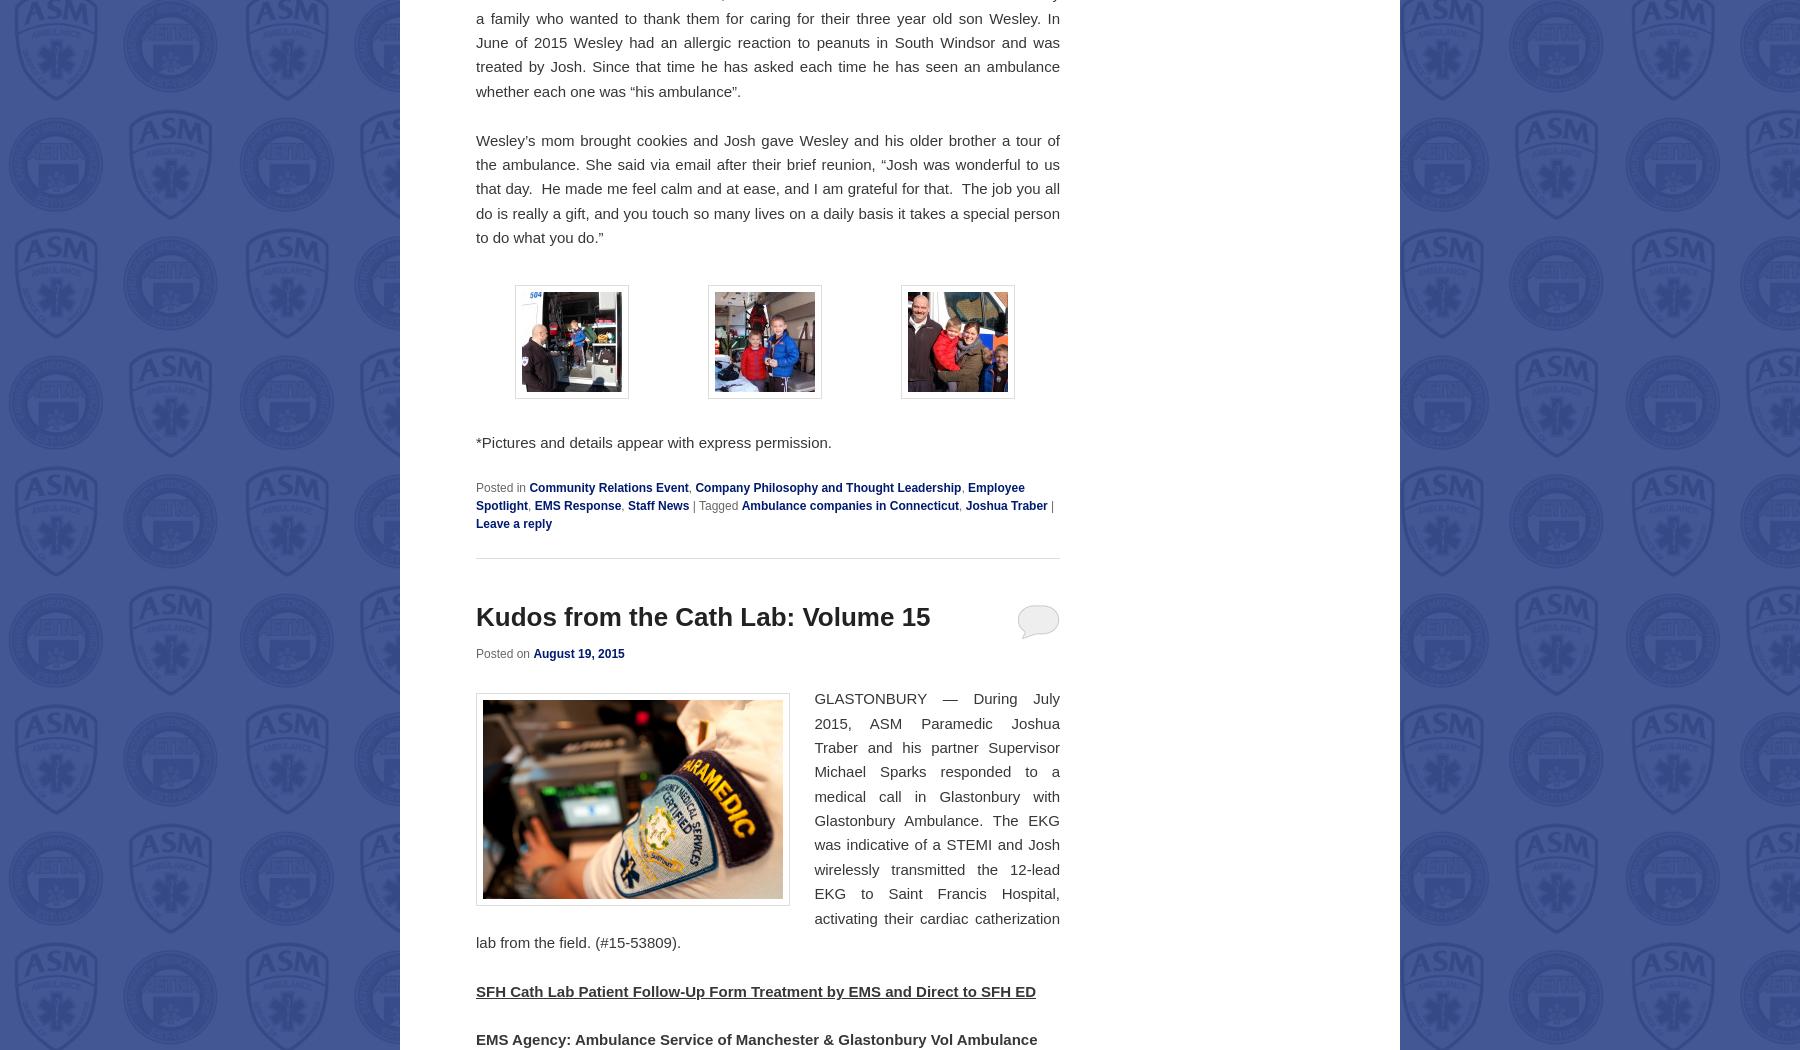  What do you see at coordinates (1005, 504) in the screenshot?
I see `'Joshua Traber'` at bounding box center [1005, 504].